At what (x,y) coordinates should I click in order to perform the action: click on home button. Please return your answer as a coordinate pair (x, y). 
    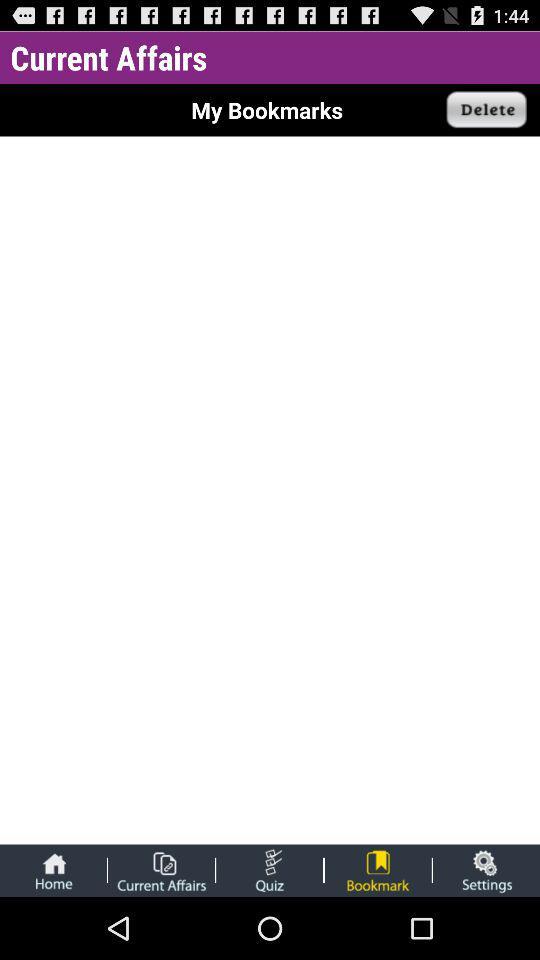
    Looking at the image, I should click on (53, 869).